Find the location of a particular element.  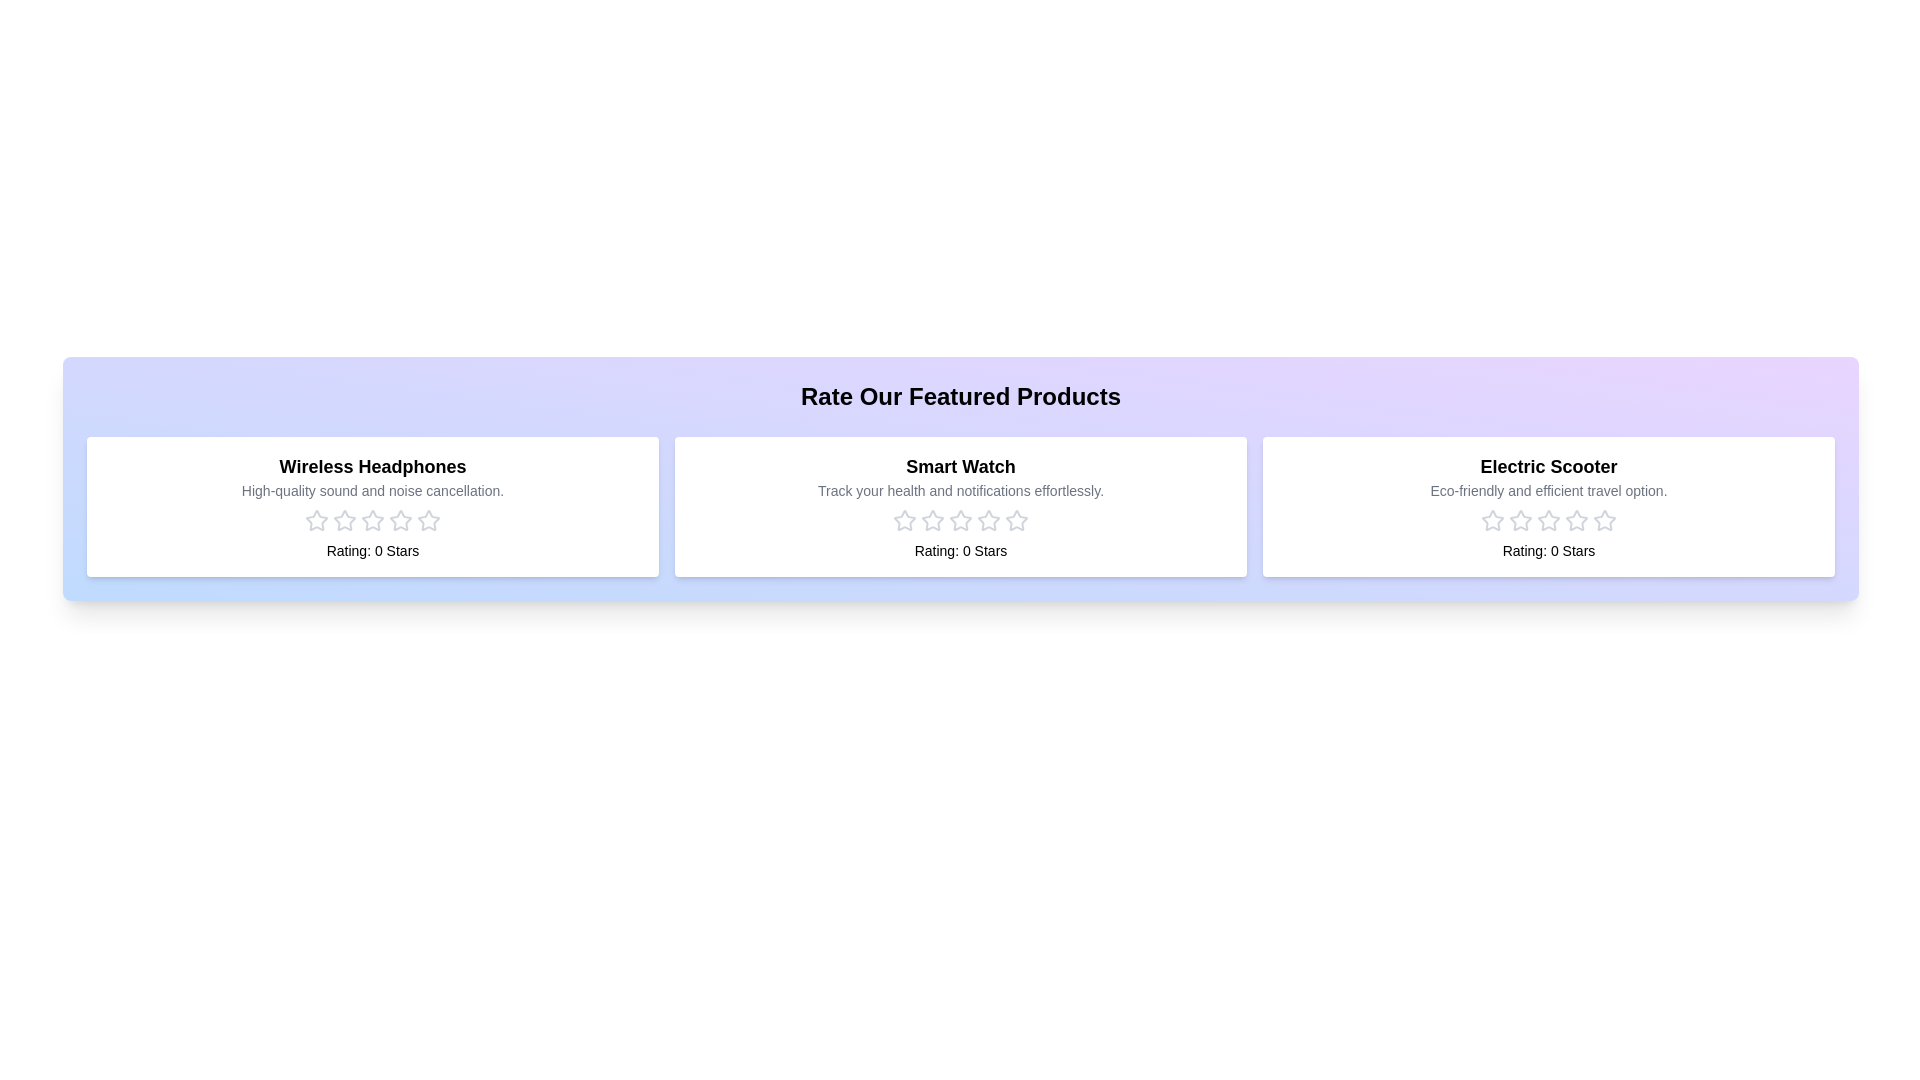

the rating for the product 'Smart Watch' to 1 stars by clicking on the corresponding star is located at coordinates (904, 519).